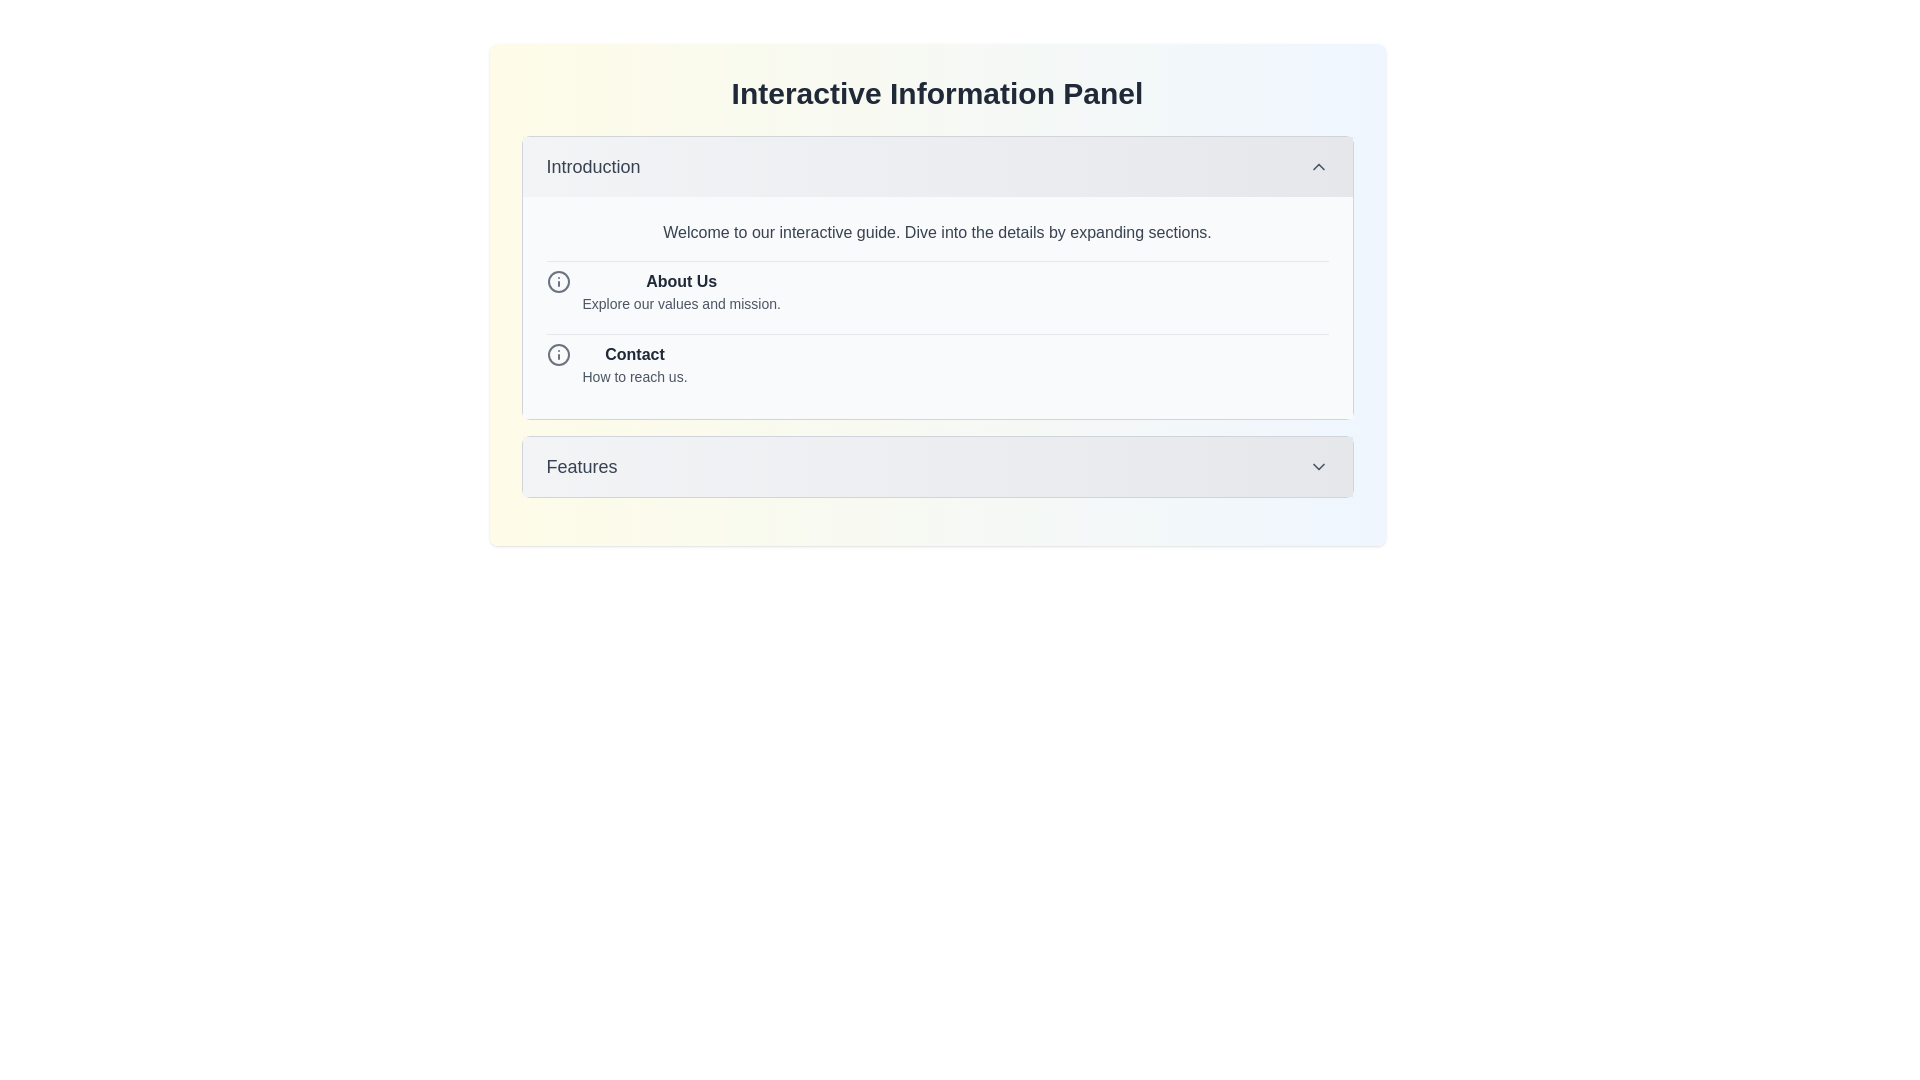 This screenshot has height=1080, width=1920. Describe the element at coordinates (681, 281) in the screenshot. I see `the 'About Us' text label located in the 'Introduction' section of the interactive information panel` at that location.